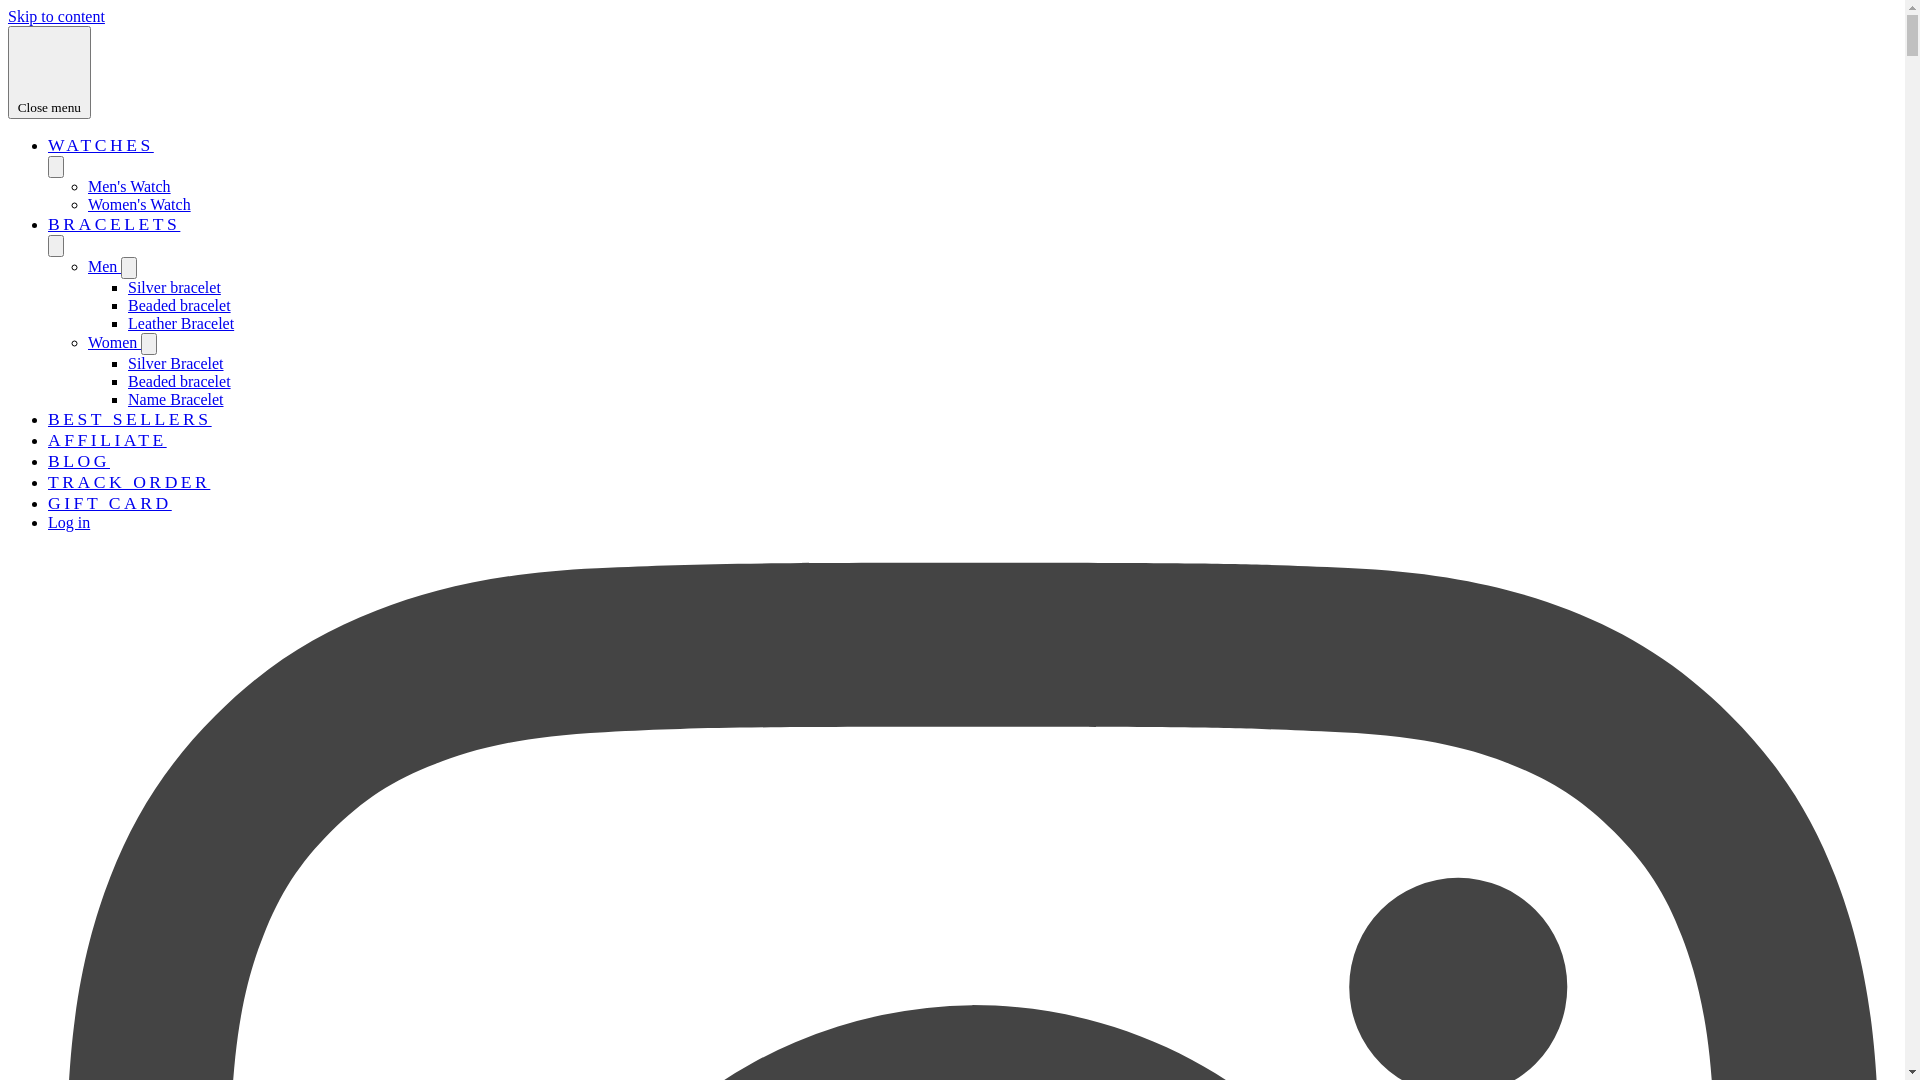  I want to click on 'BLOG', so click(48, 461).